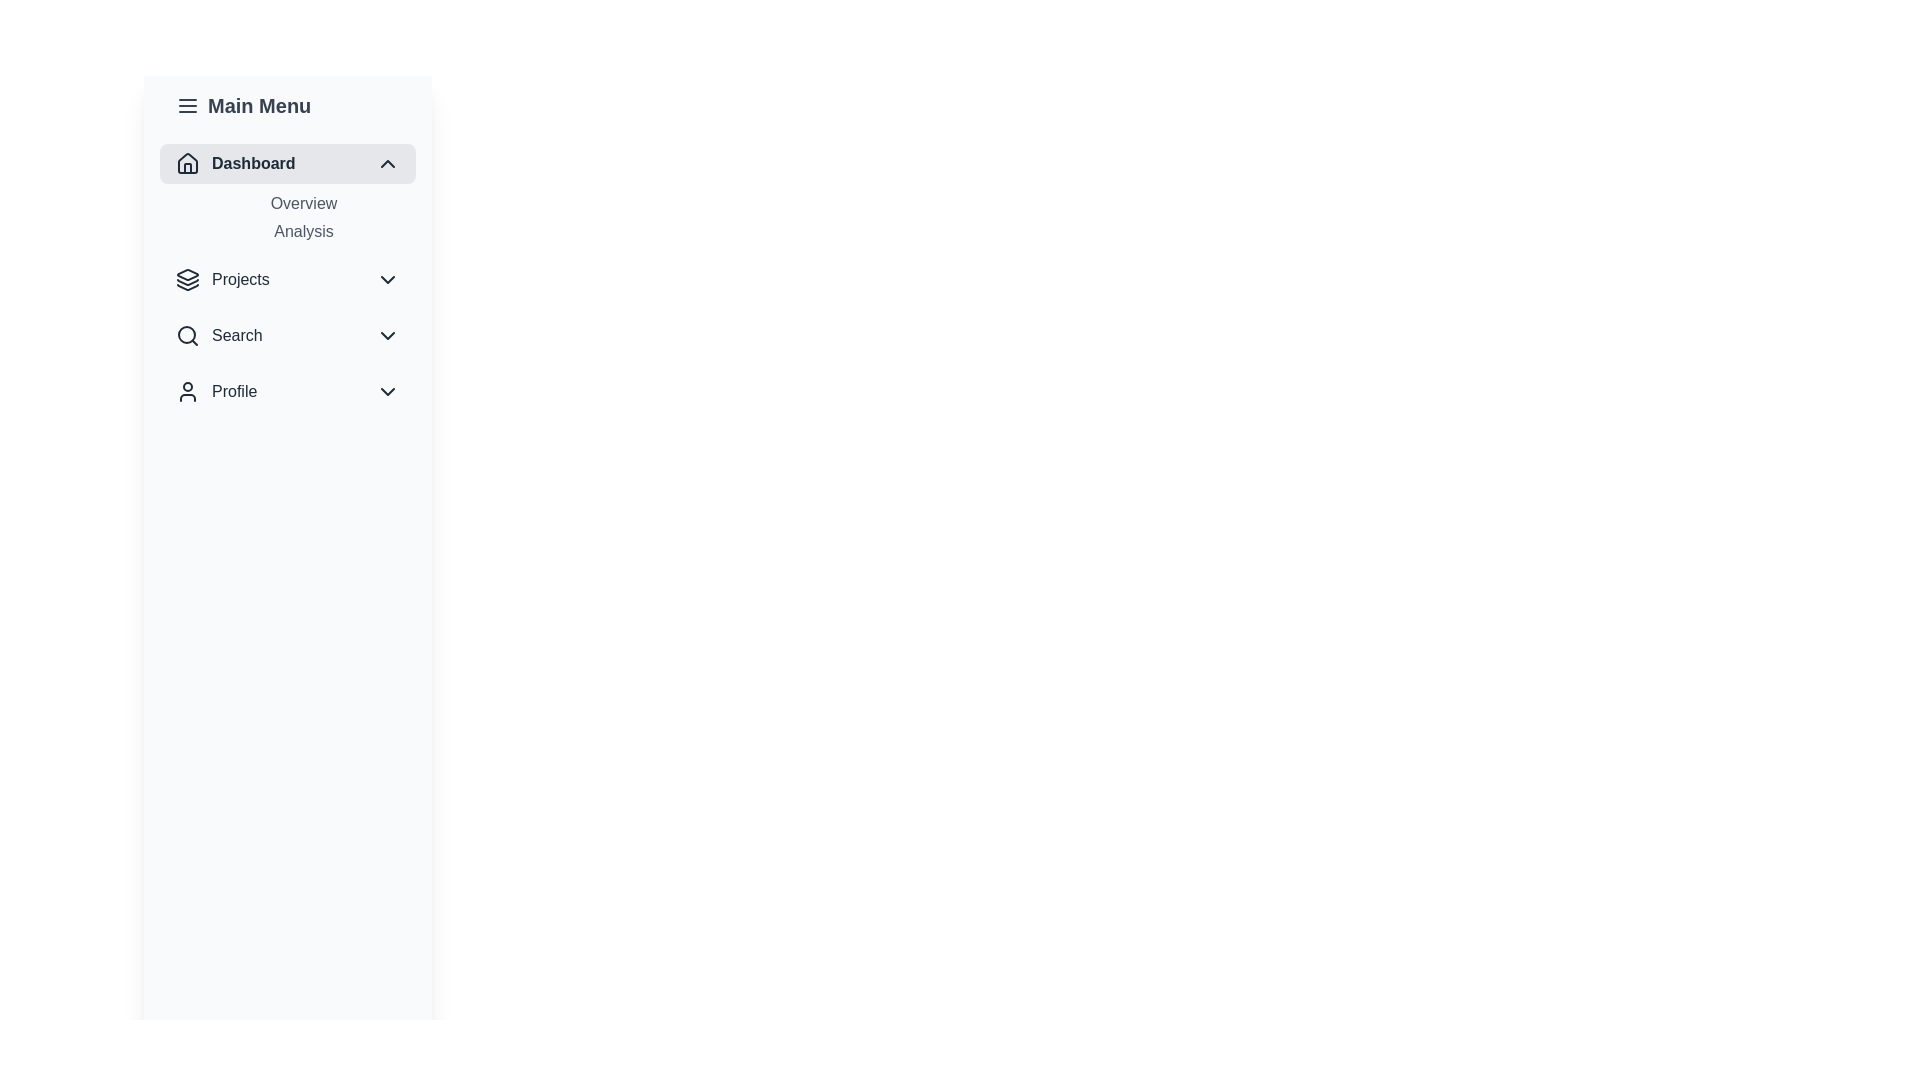 This screenshot has width=1920, height=1080. What do you see at coordinates (187, 334) in the screenshot?
I see `the search icon located in the sidebar menu, positioned below the 'Projects' section and above the 'Profile' section` at bounding box center [187, 334].